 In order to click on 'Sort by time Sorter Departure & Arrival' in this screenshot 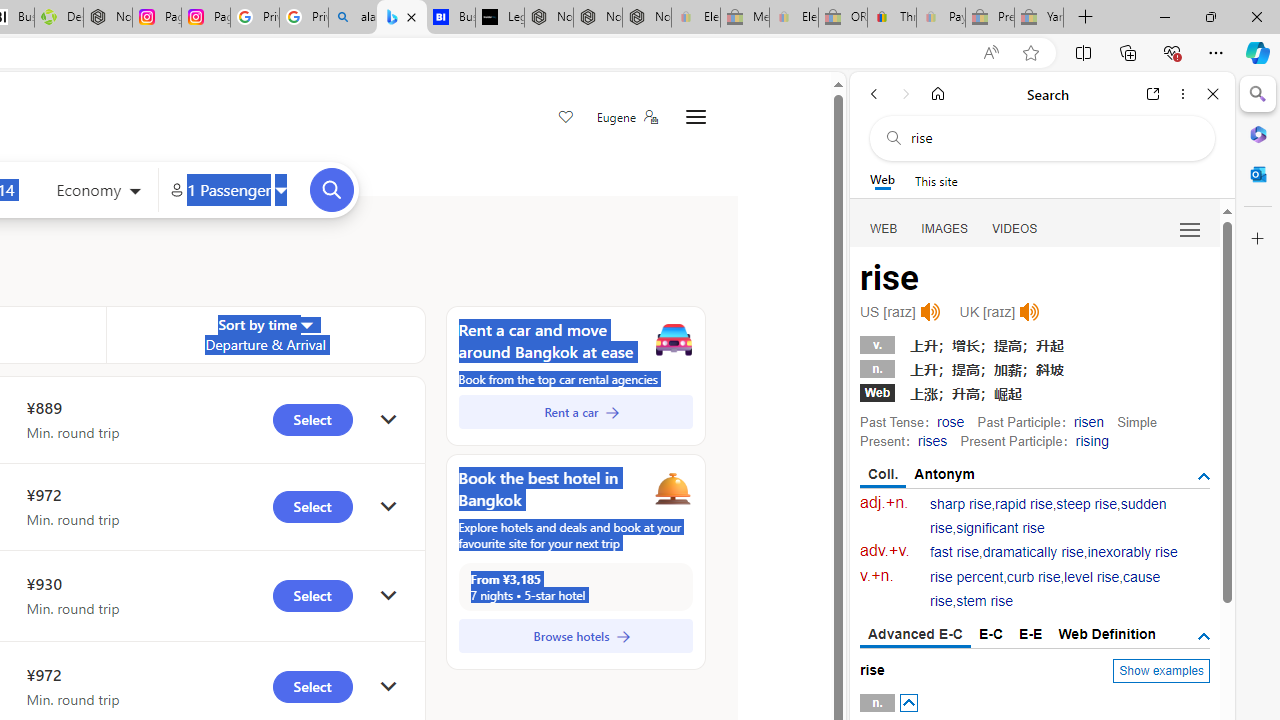, I will do `click(264, 334)`.